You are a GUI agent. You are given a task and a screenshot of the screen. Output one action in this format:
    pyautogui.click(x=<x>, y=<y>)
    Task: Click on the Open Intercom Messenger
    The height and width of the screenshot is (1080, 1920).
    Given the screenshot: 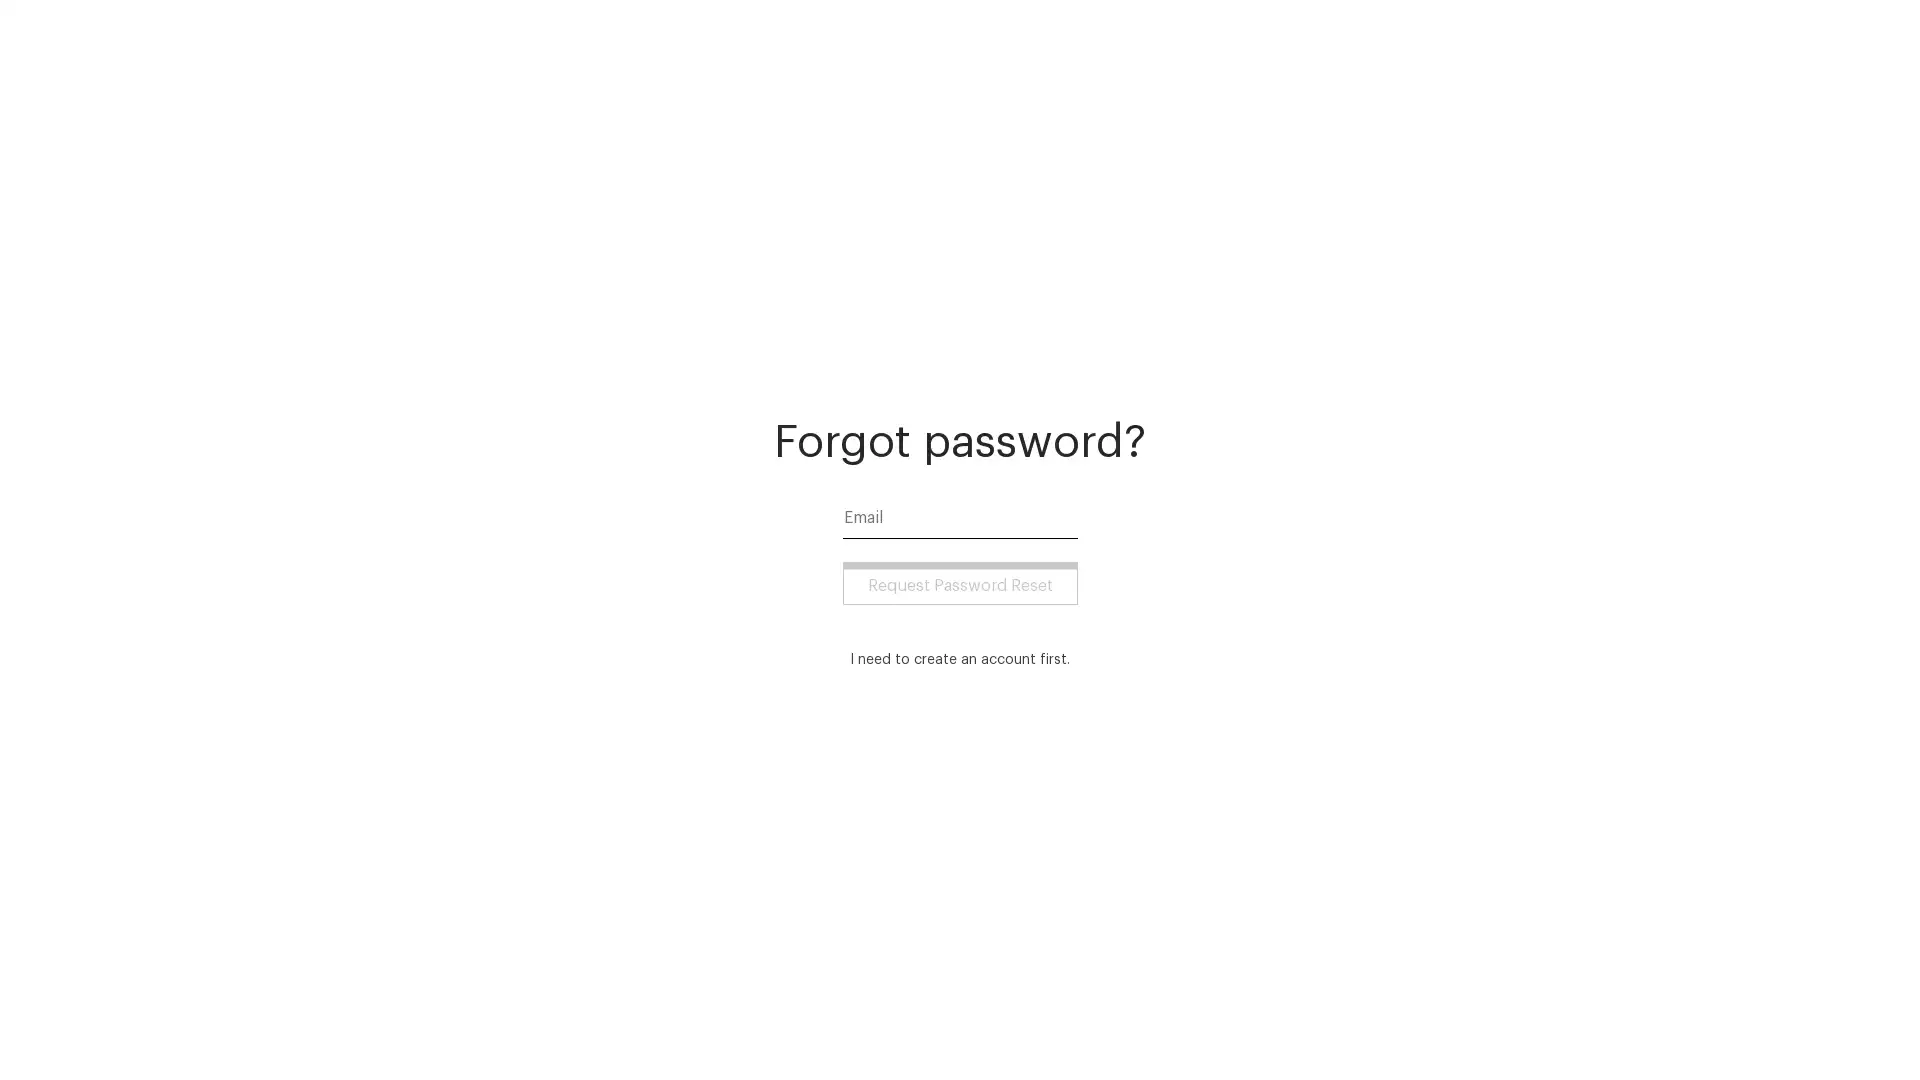 What is the action you would take?
    pyautogui.click(x=1869, y=1029)
    